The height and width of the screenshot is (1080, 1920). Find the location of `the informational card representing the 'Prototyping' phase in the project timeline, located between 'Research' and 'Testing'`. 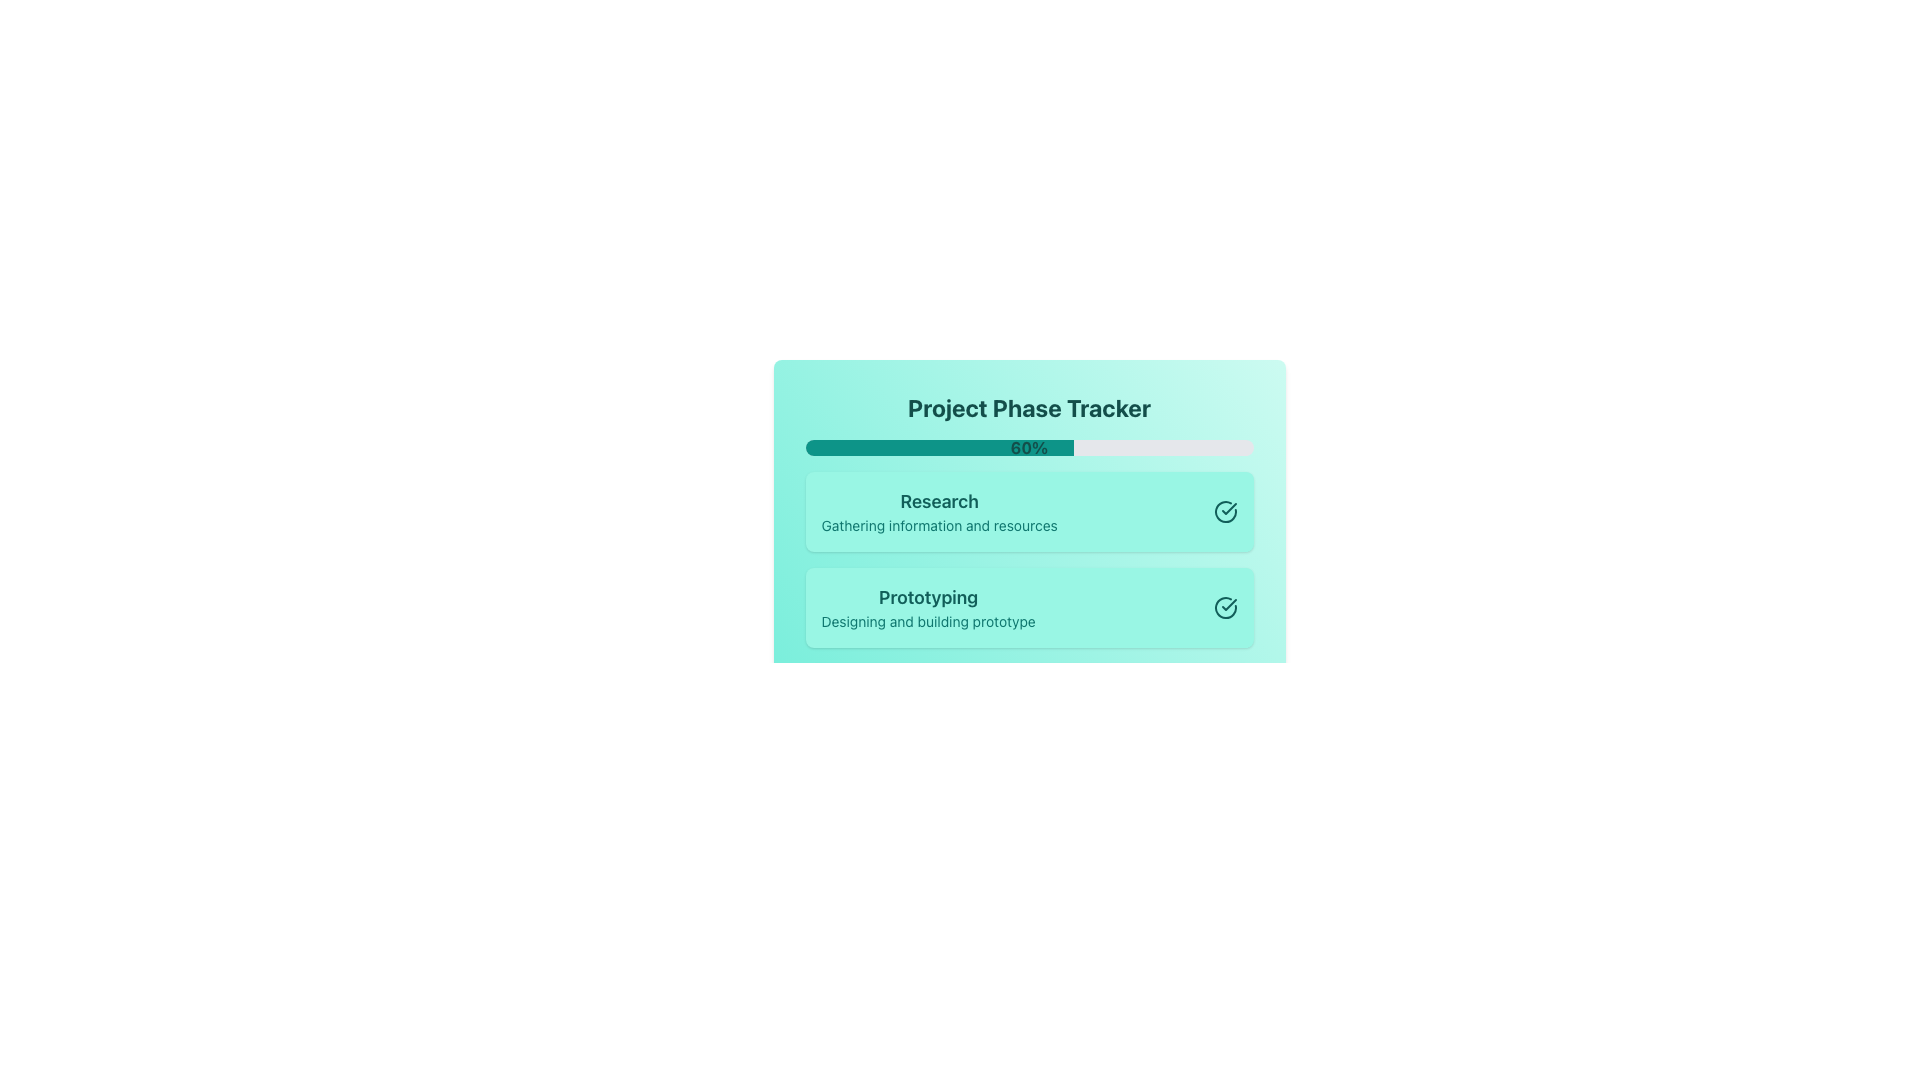

the informational card representing the 'Prototyping' phase in the project timeline, located between 'Research' and 'Testing' is located at coordinates (1029, 607).